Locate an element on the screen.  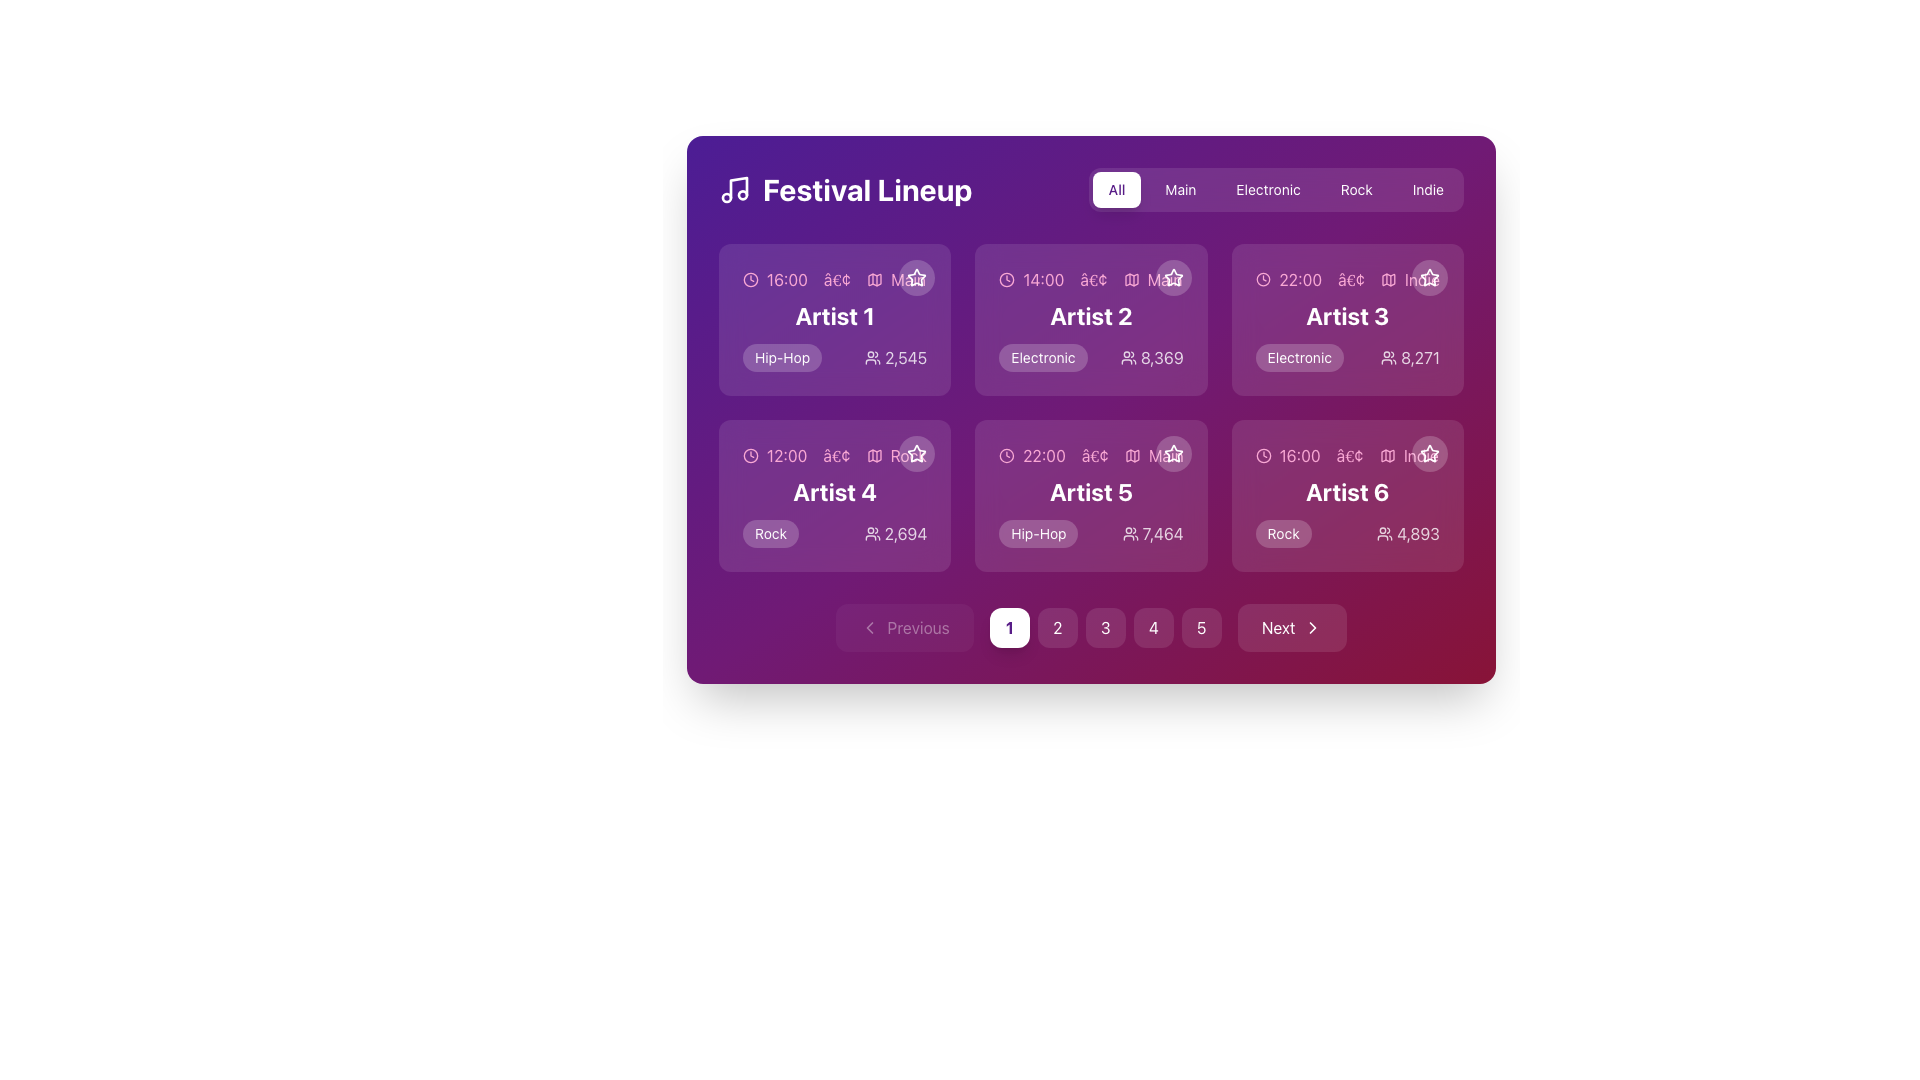
the informational Text label indicating the starting time of an event located in the top-left card of the interface is located at coordinates (786, 280).